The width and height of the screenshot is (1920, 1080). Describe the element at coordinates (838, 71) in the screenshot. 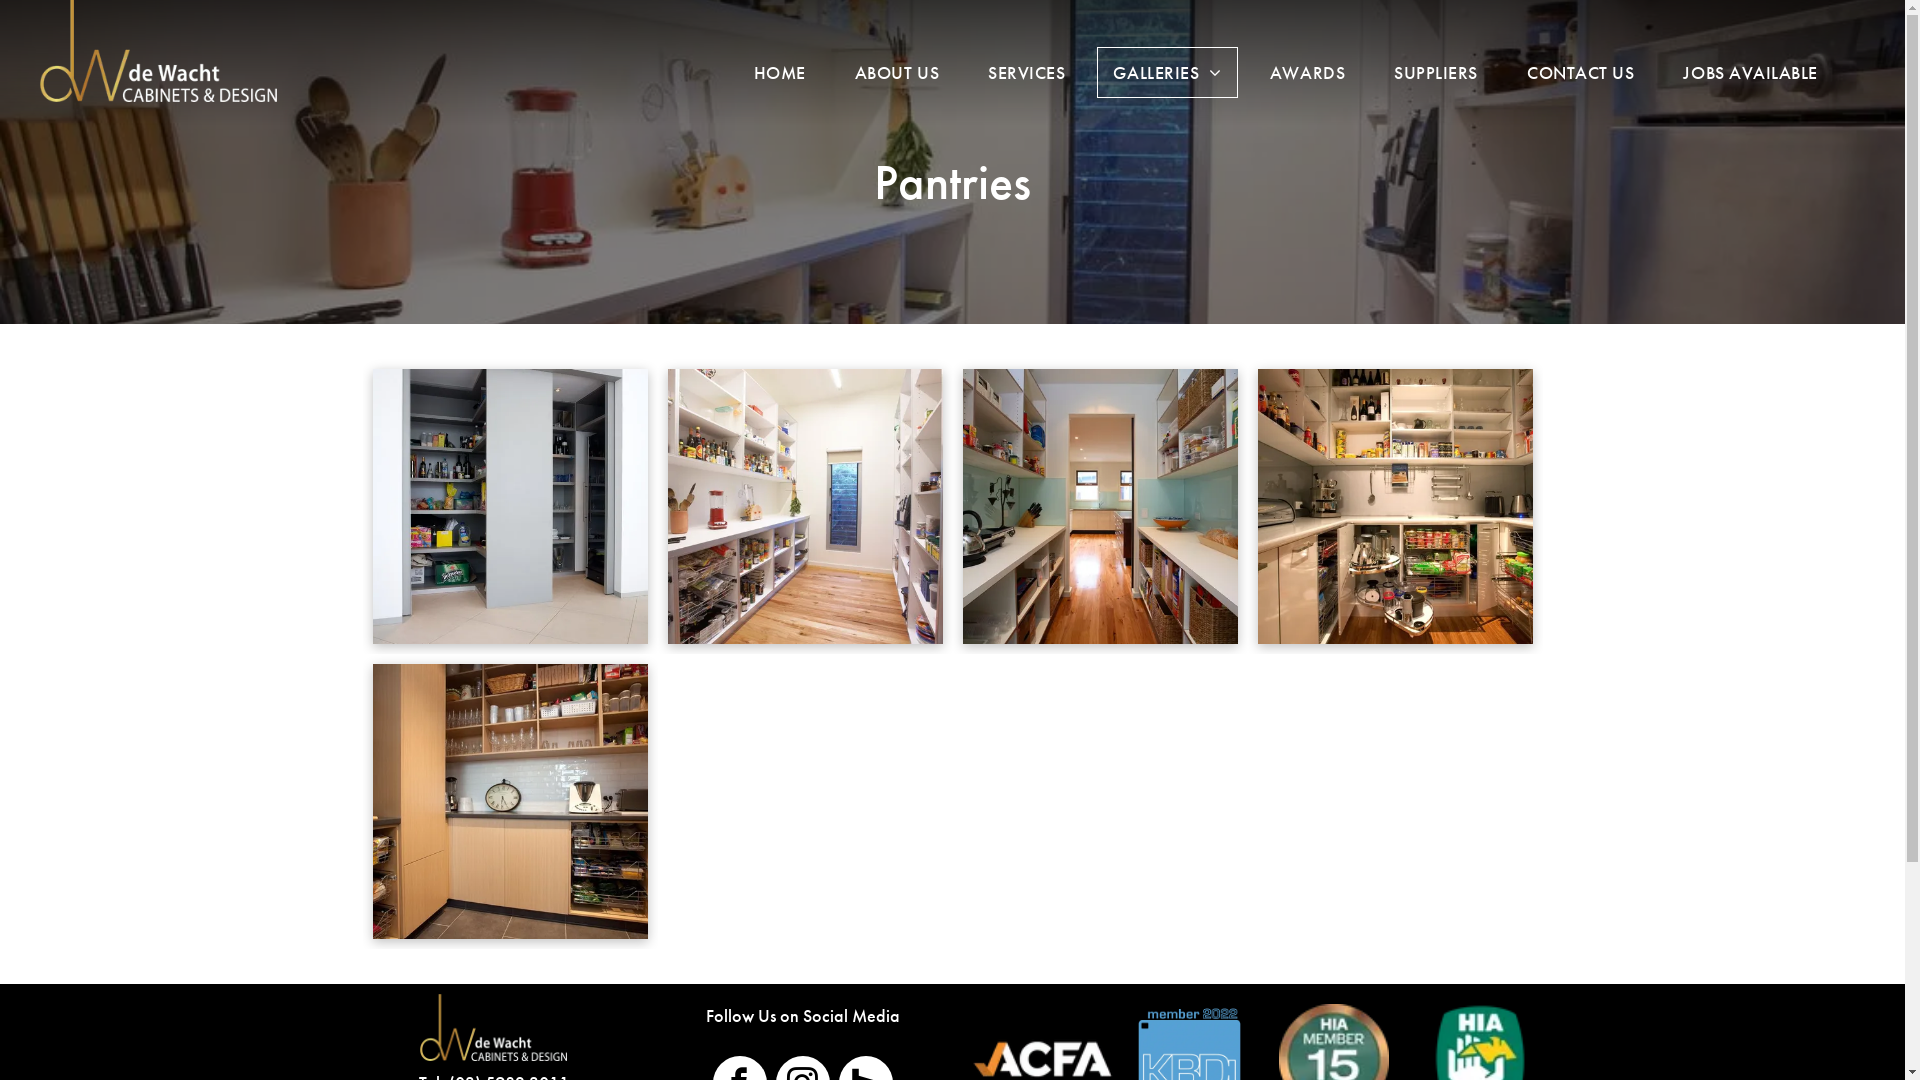

I see `'ABOUT US'` at that location.